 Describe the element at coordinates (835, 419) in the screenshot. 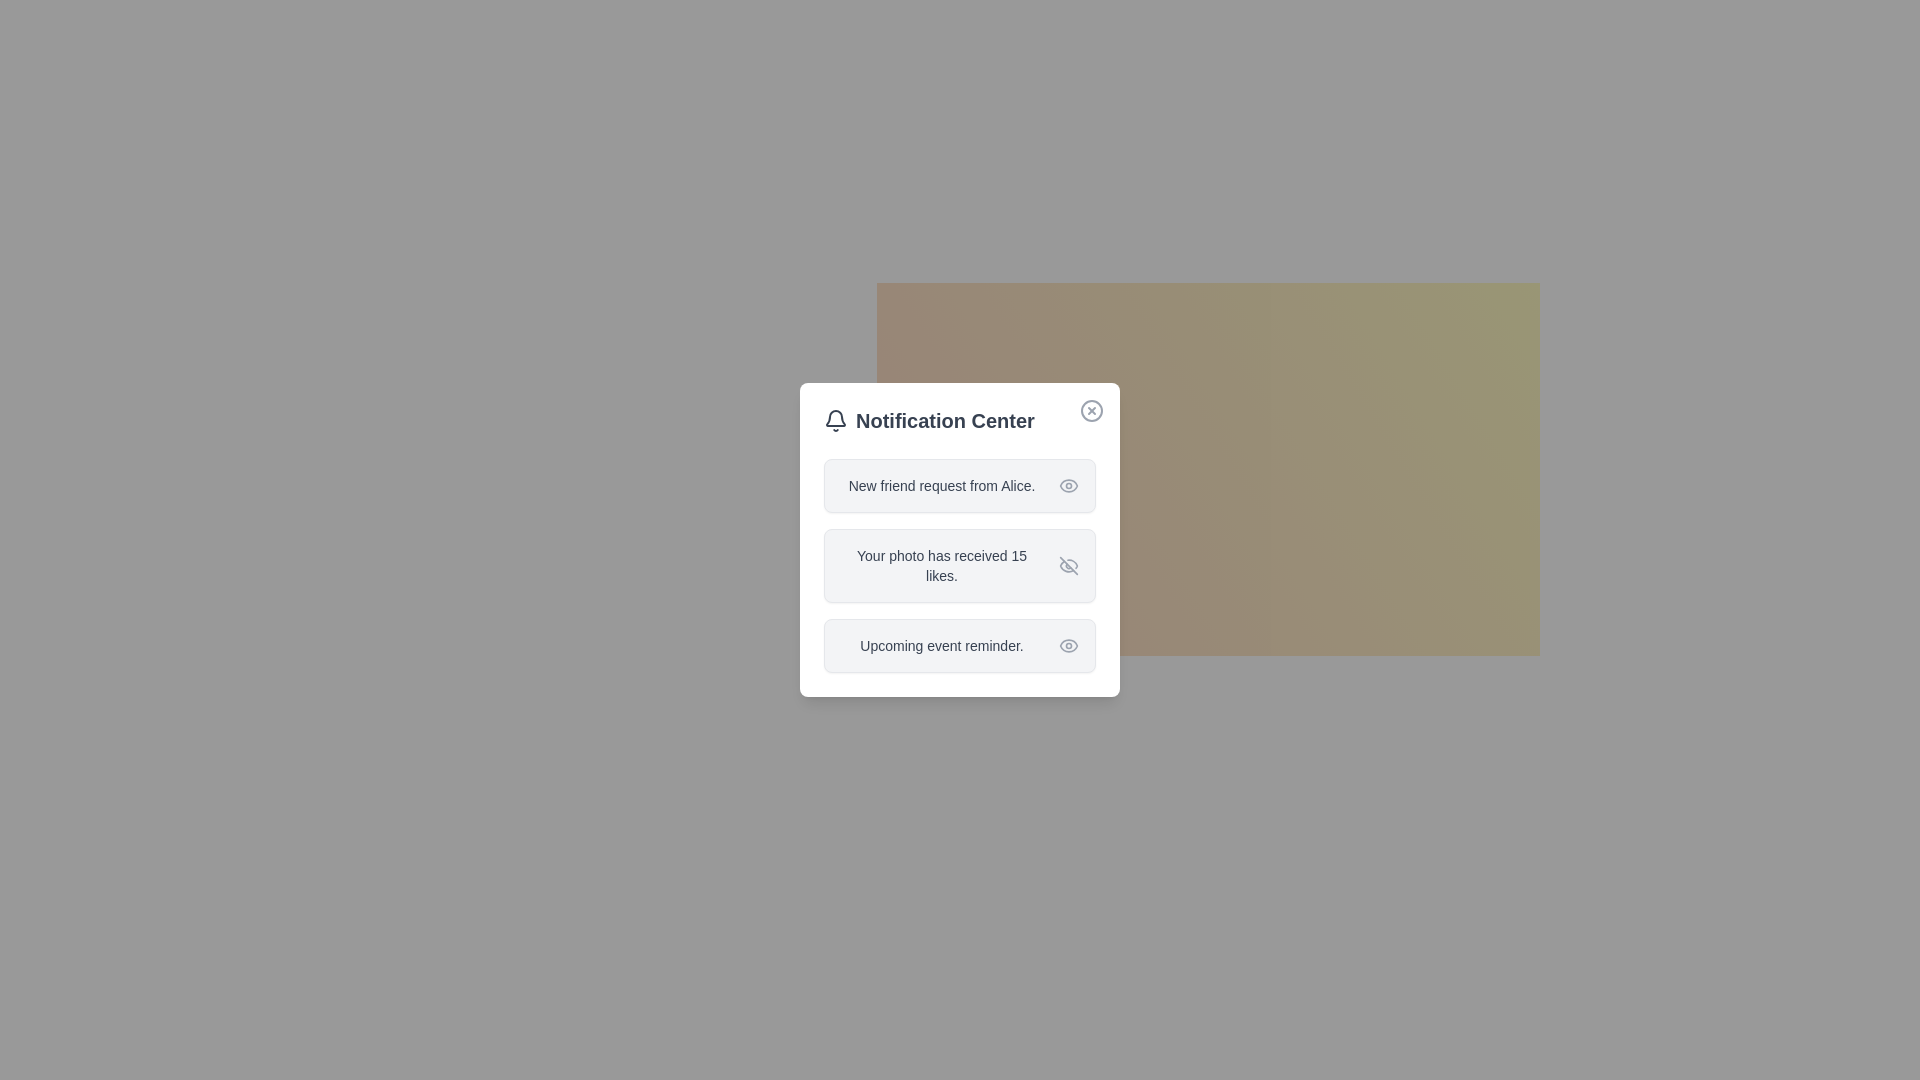

I see `the notification icon located to the left of the 'Notification Center' title in the header of the Notification Center feature` at that location.